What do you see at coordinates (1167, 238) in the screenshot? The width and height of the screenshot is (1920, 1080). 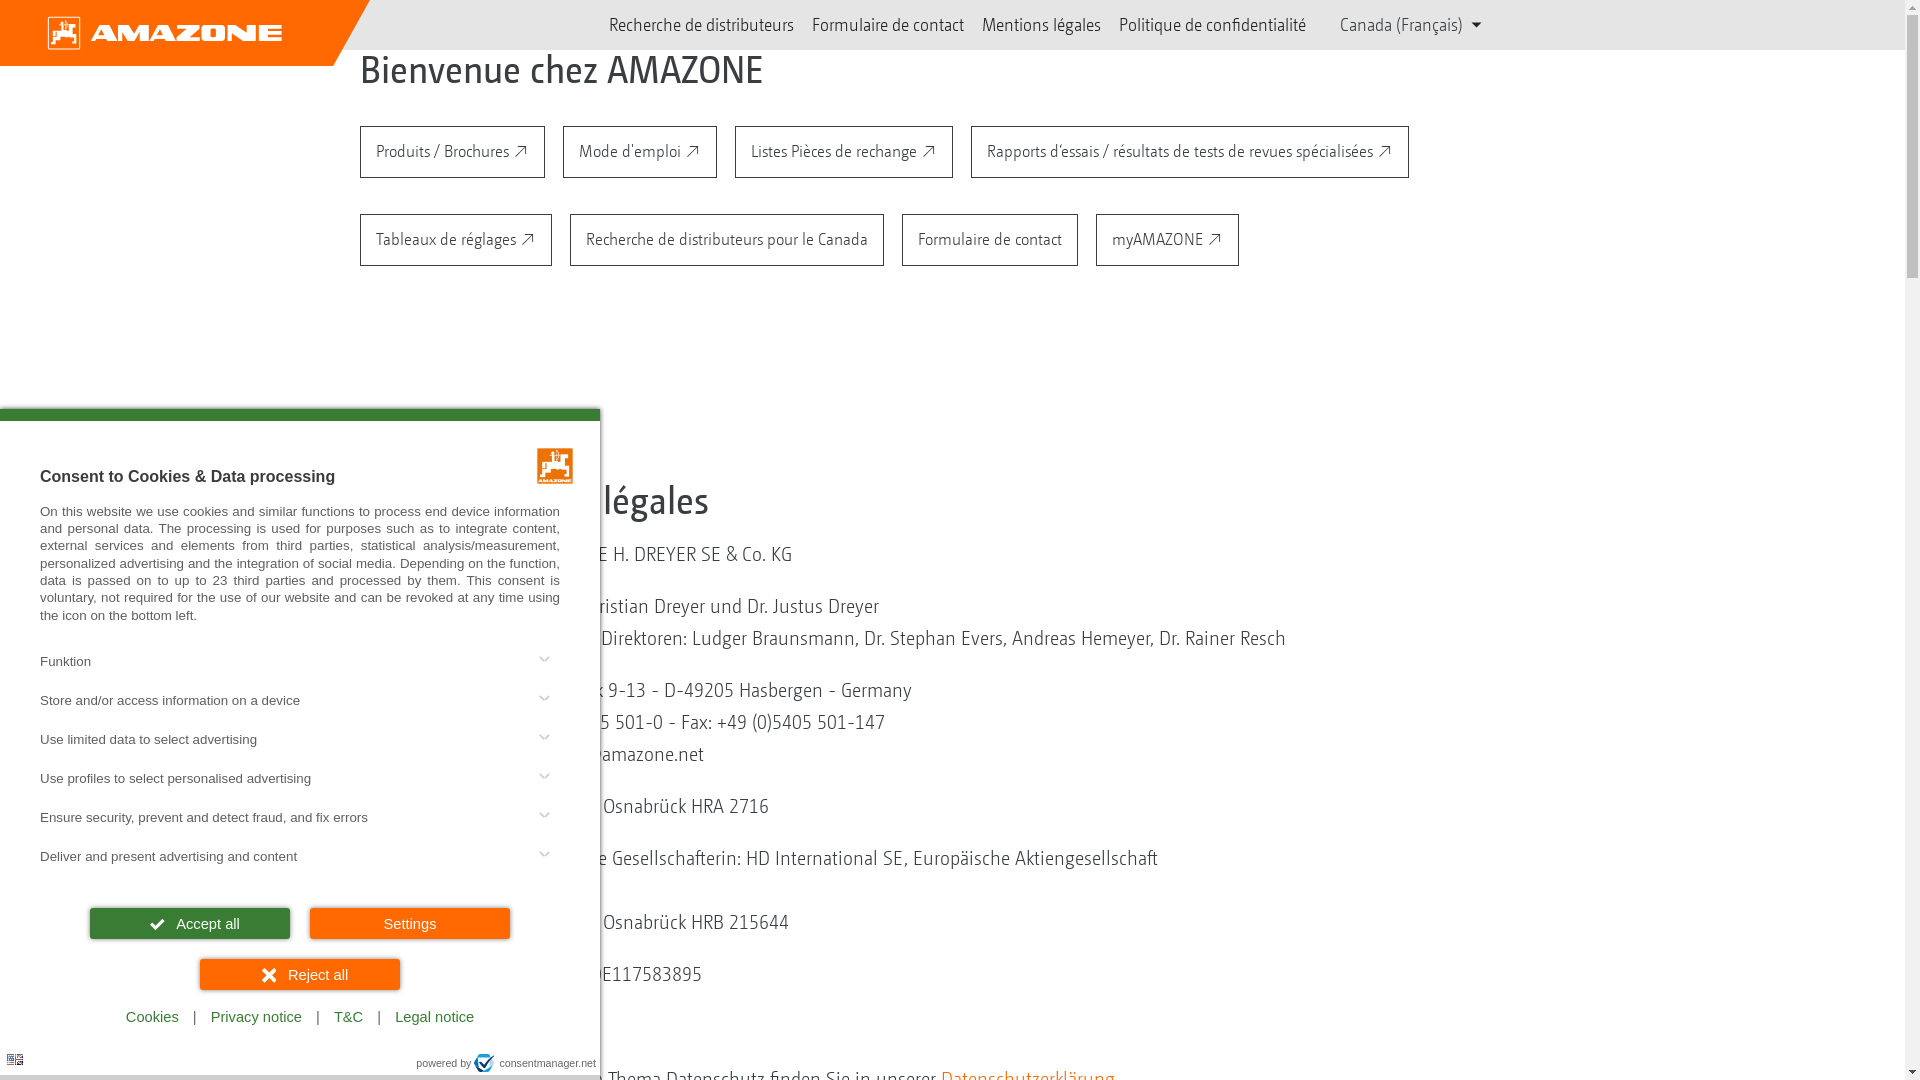 I see `'myAMAZONE'` at bounding box center [1167, 238].